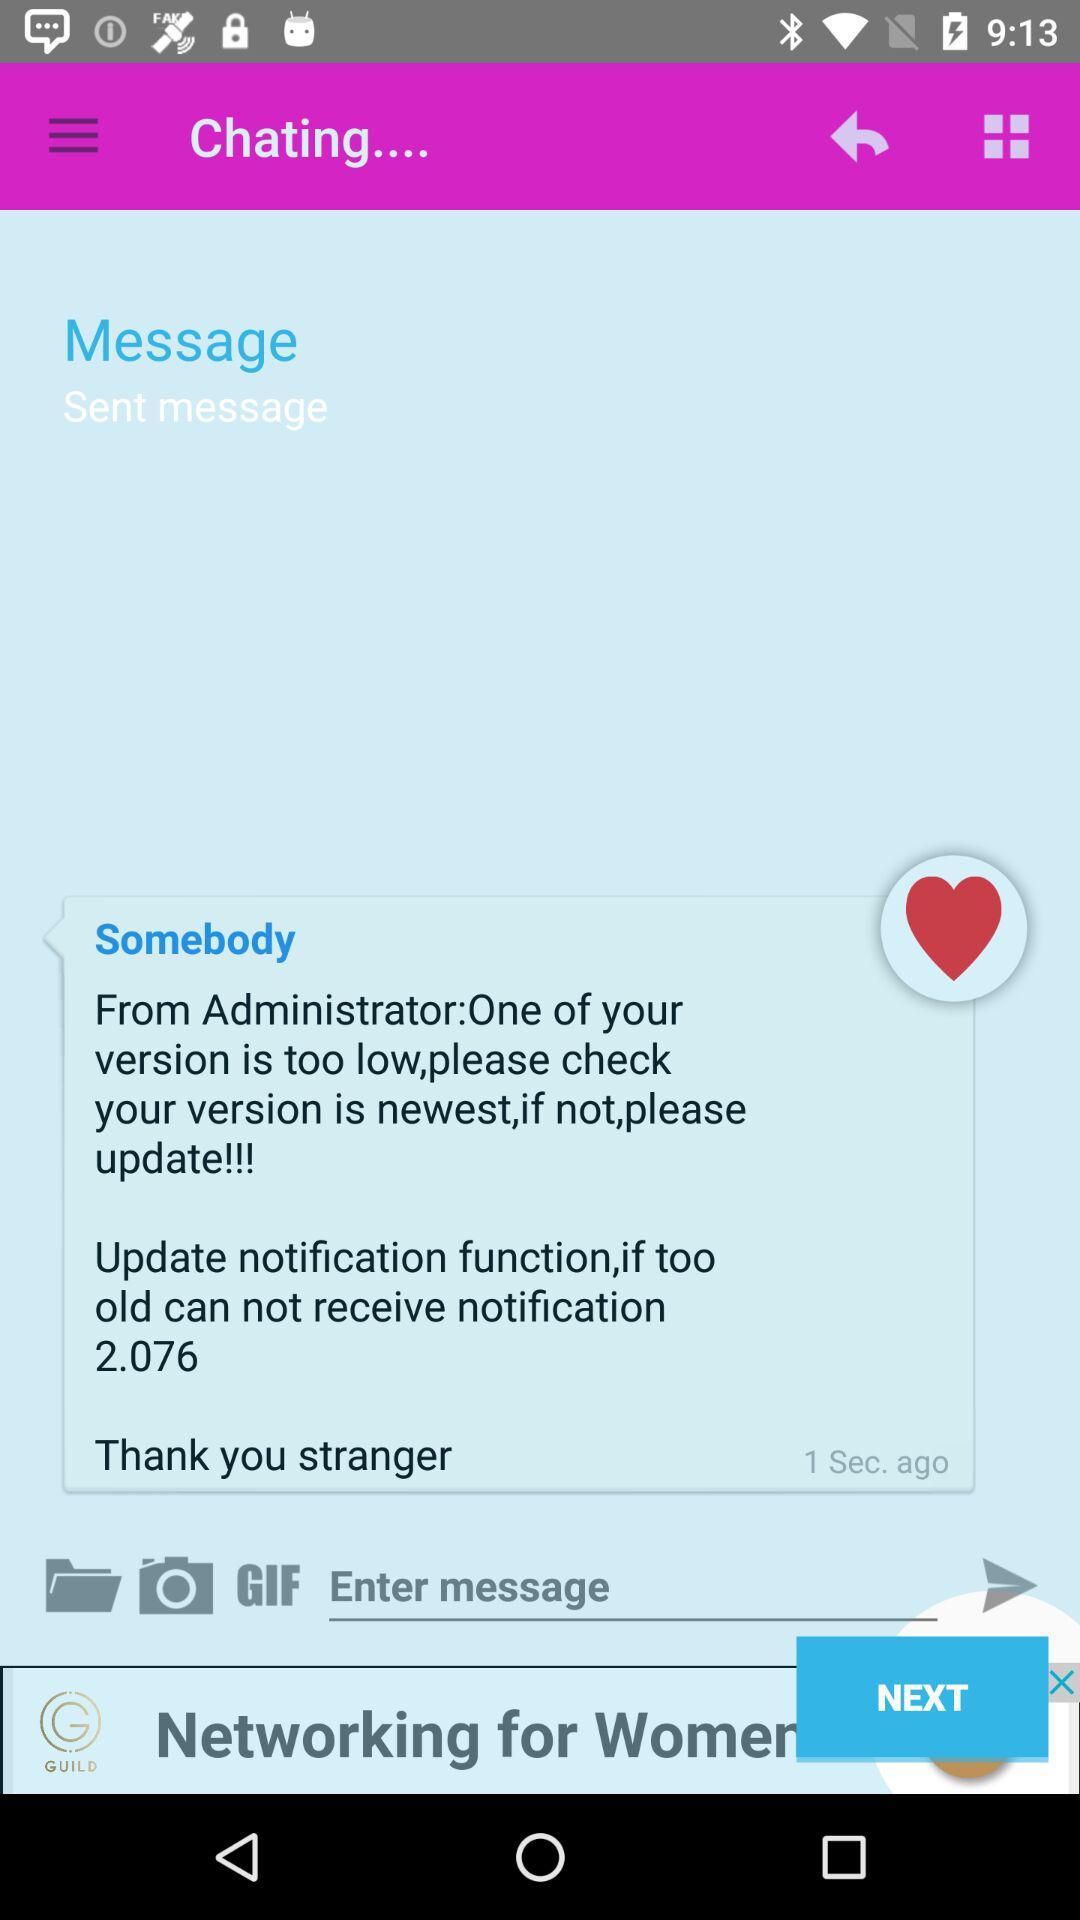 The image size is (1080, 1920). What do you see at coordinates (633, 1584) in the screenshot?
I see `address page` at bounding box center [633, 1584].